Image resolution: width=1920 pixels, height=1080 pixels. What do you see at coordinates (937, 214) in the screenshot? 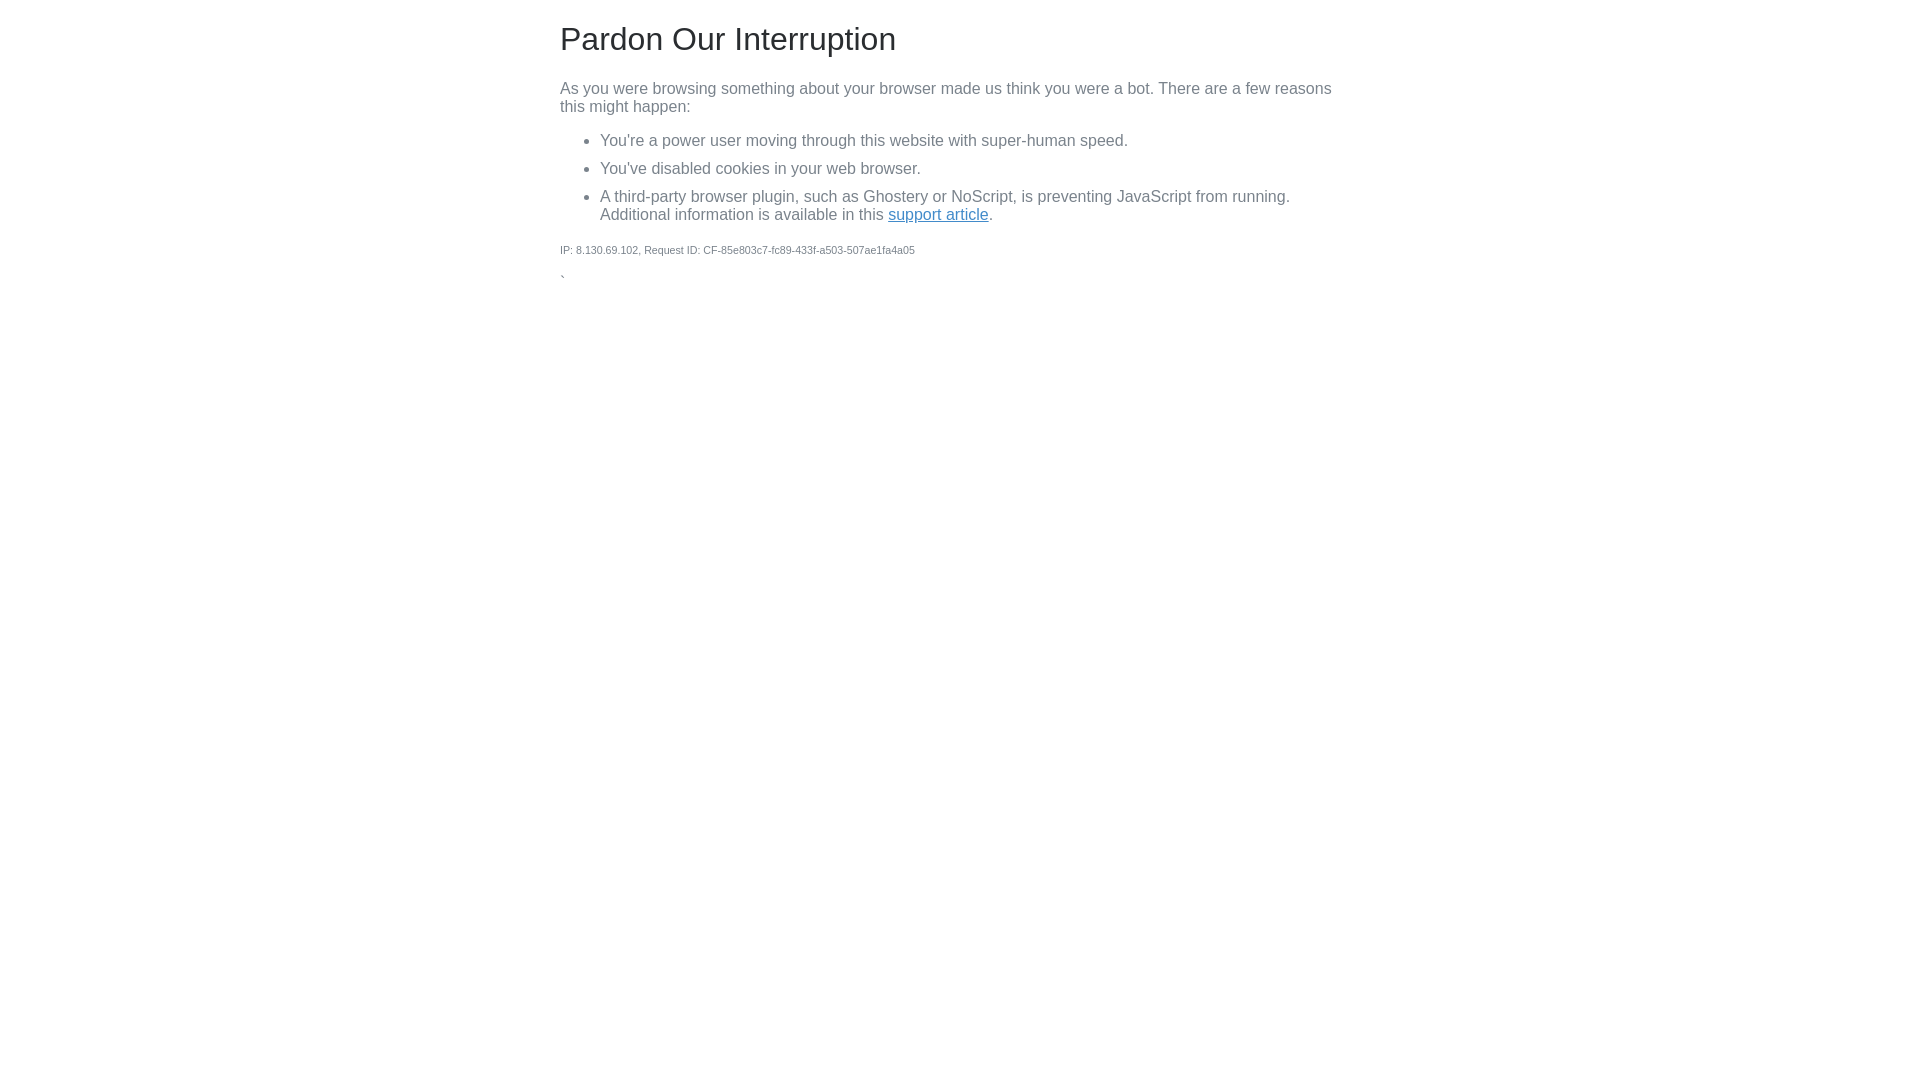
I see `'support article'` at bounding box center [937, 214].